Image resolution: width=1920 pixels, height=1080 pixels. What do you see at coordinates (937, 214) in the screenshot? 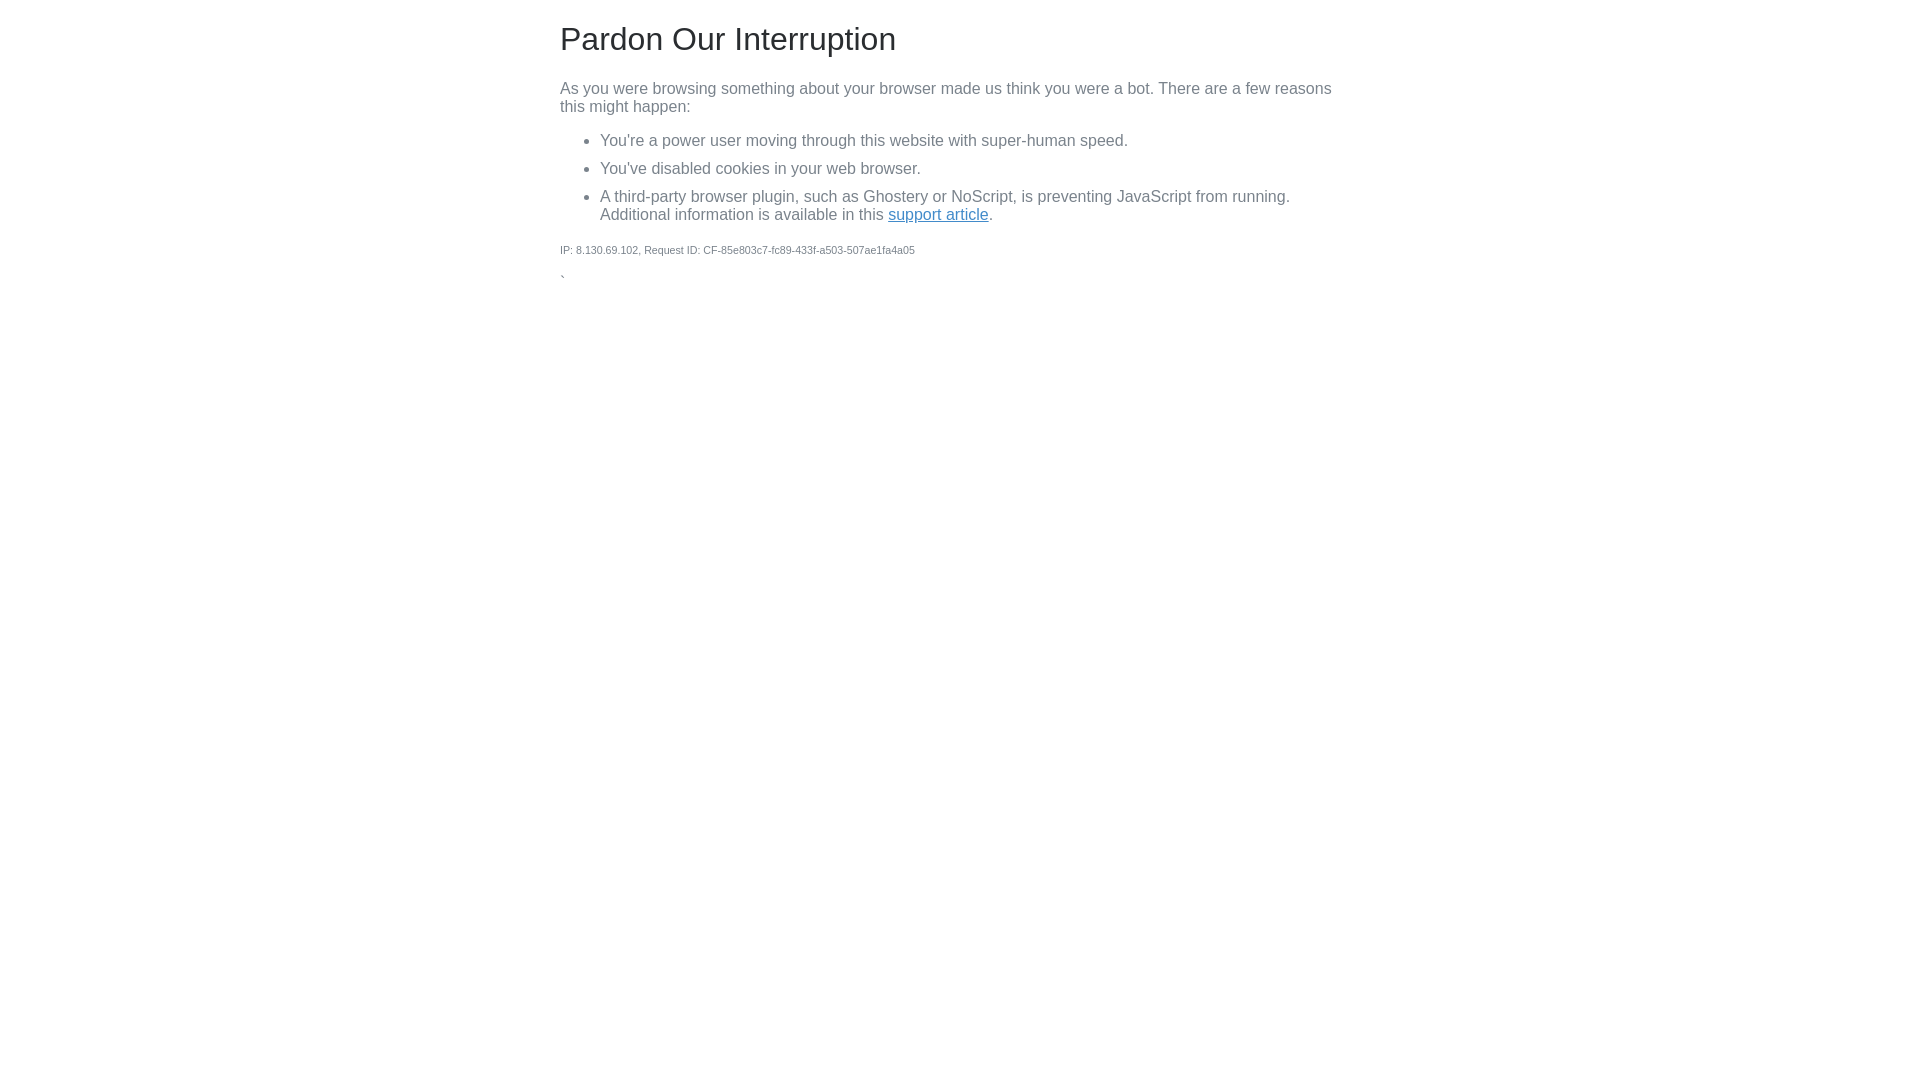
I see `'support article'` at bounding box center [937, 214].